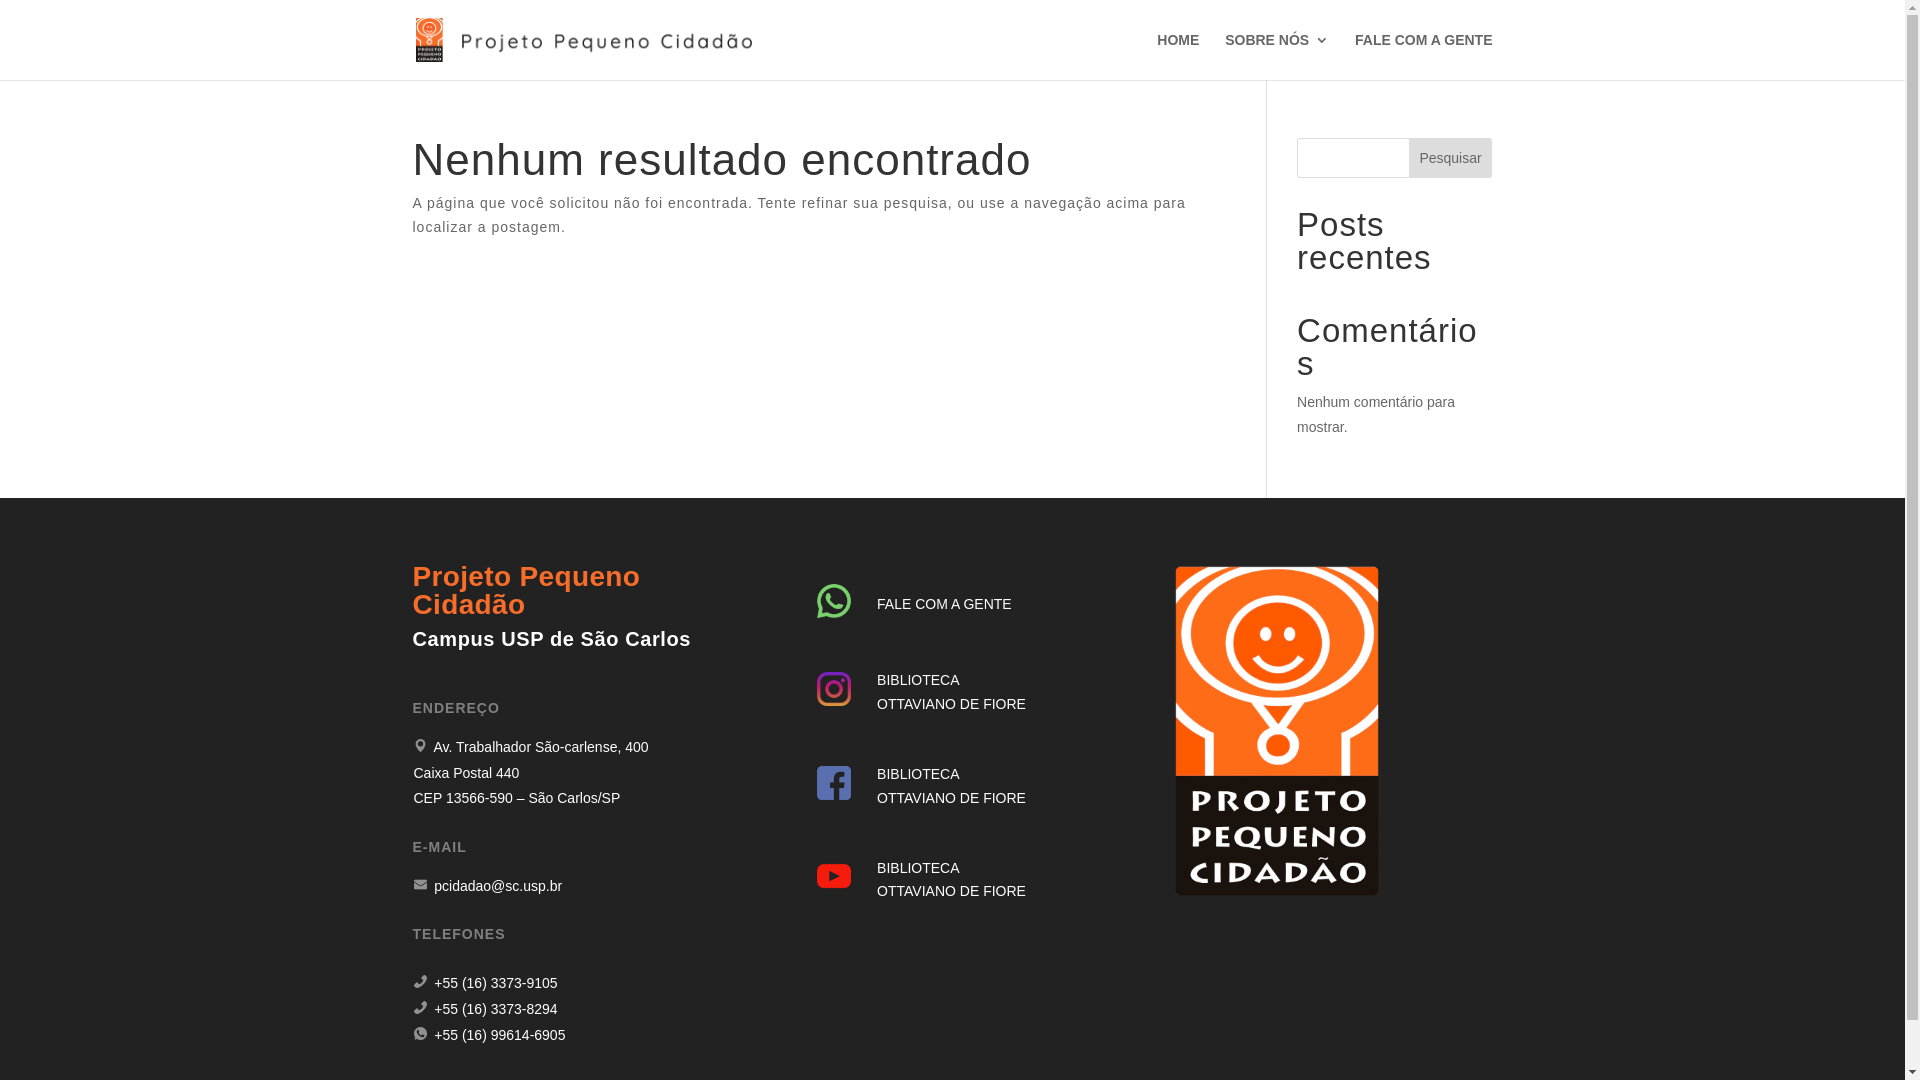 The width and height of the screenshot is (1920, 1080). What do you see at coordinates (943, 603) in the screenshot?
I see `'FALE COM A GENTE'` at bounding box center [943, 603].